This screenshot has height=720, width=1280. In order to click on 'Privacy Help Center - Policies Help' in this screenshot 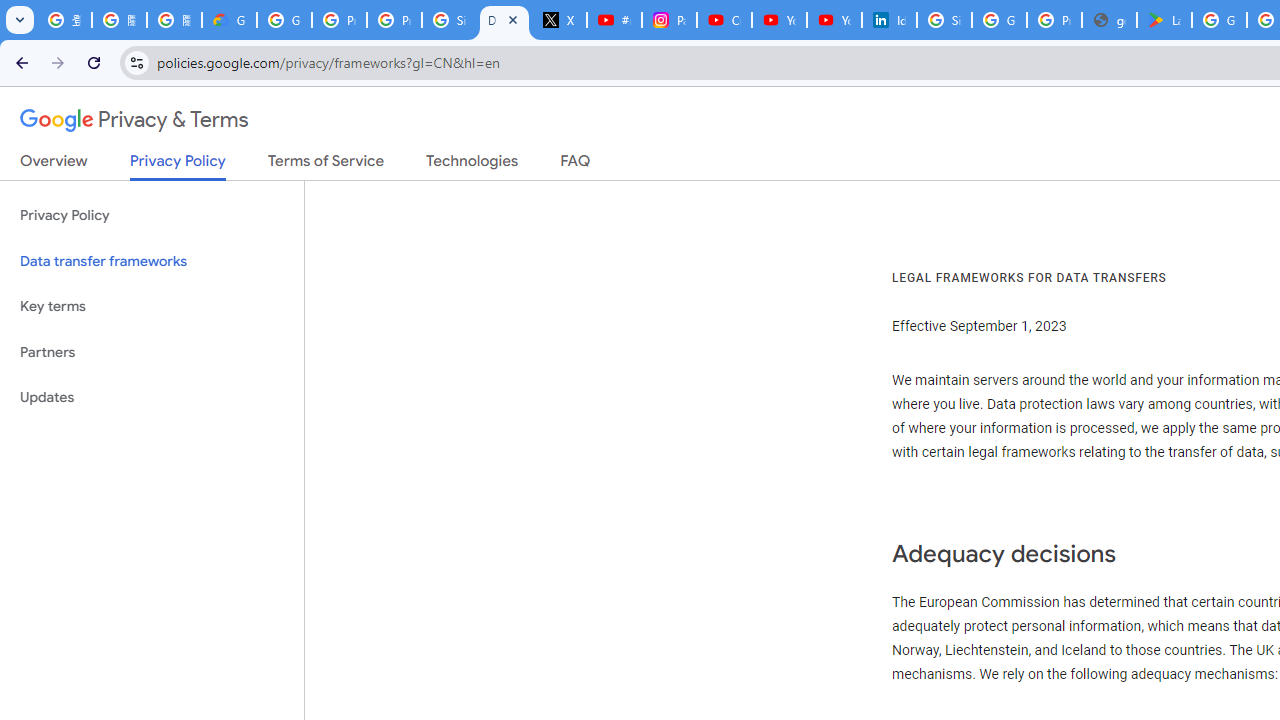, I will do `click(339, 20)`.